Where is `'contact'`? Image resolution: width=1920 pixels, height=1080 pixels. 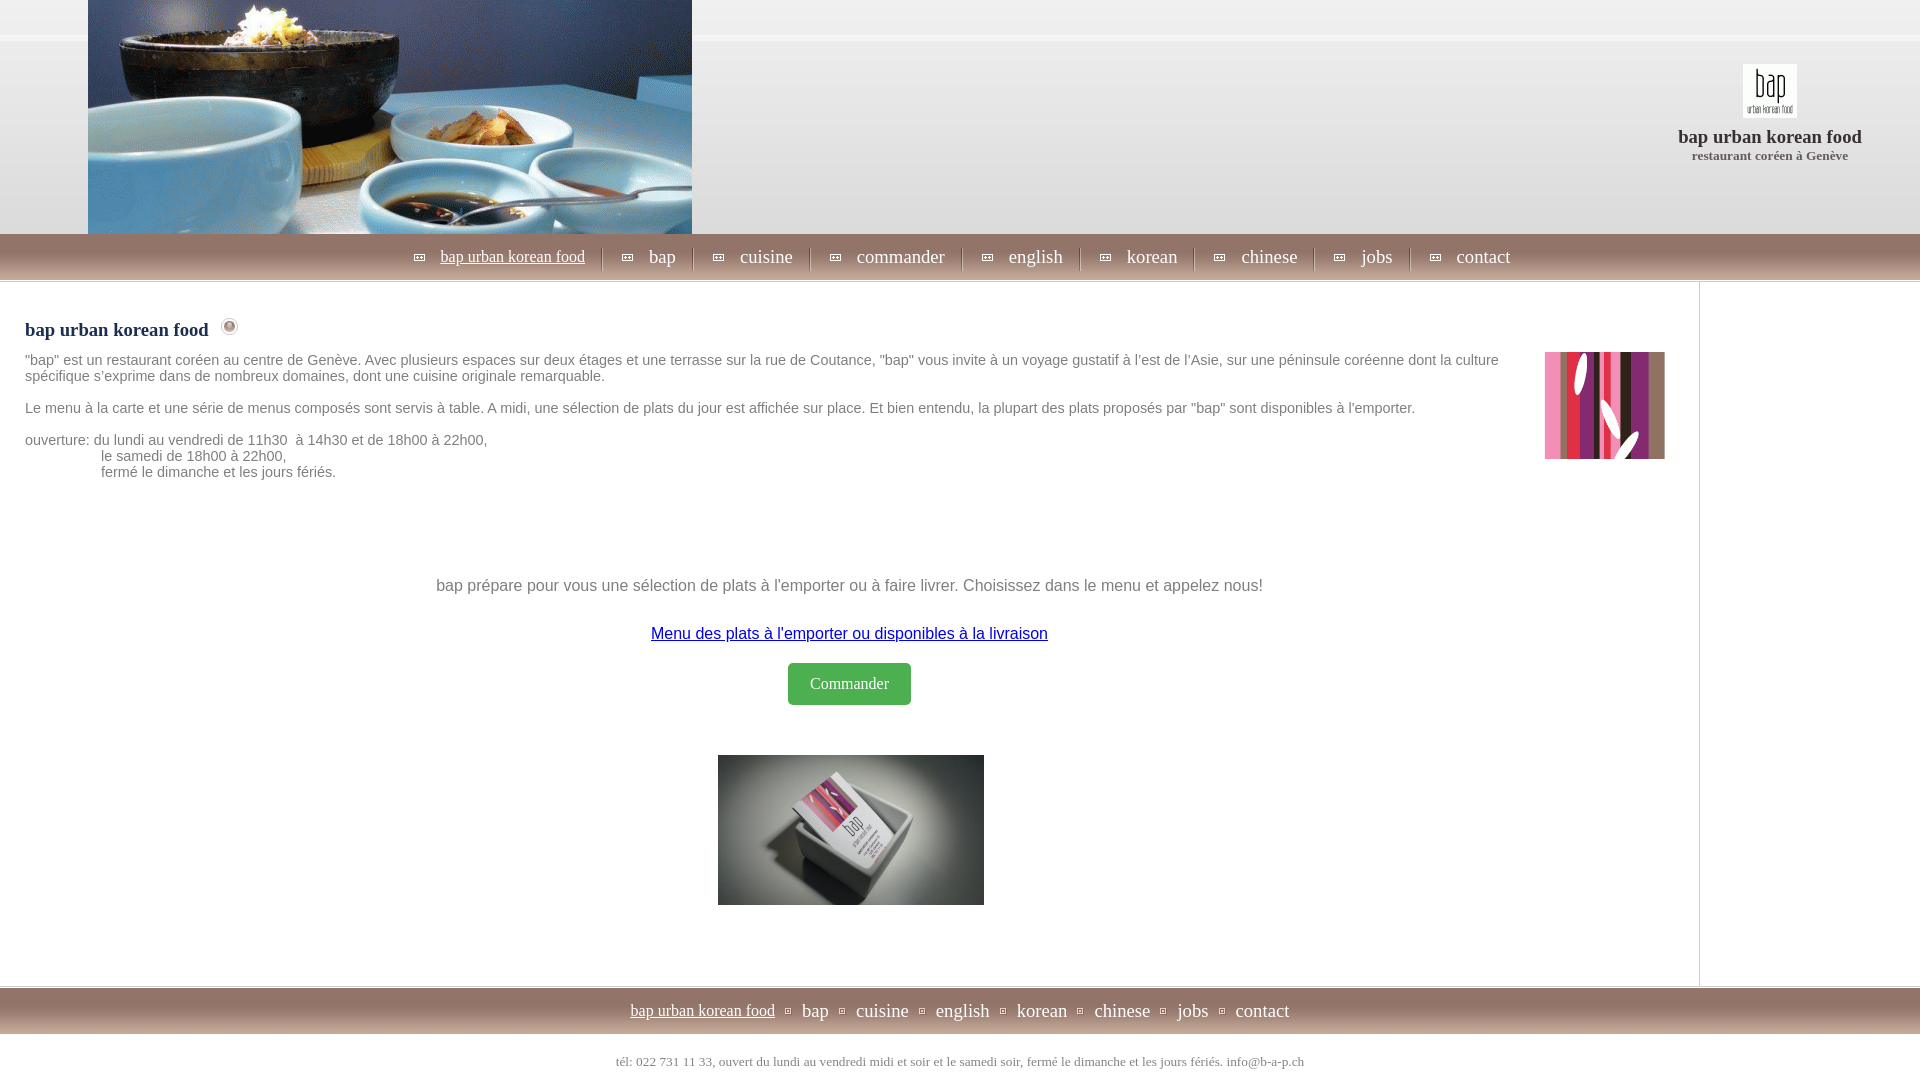 'contact' is located at coordinates (1483, 255).